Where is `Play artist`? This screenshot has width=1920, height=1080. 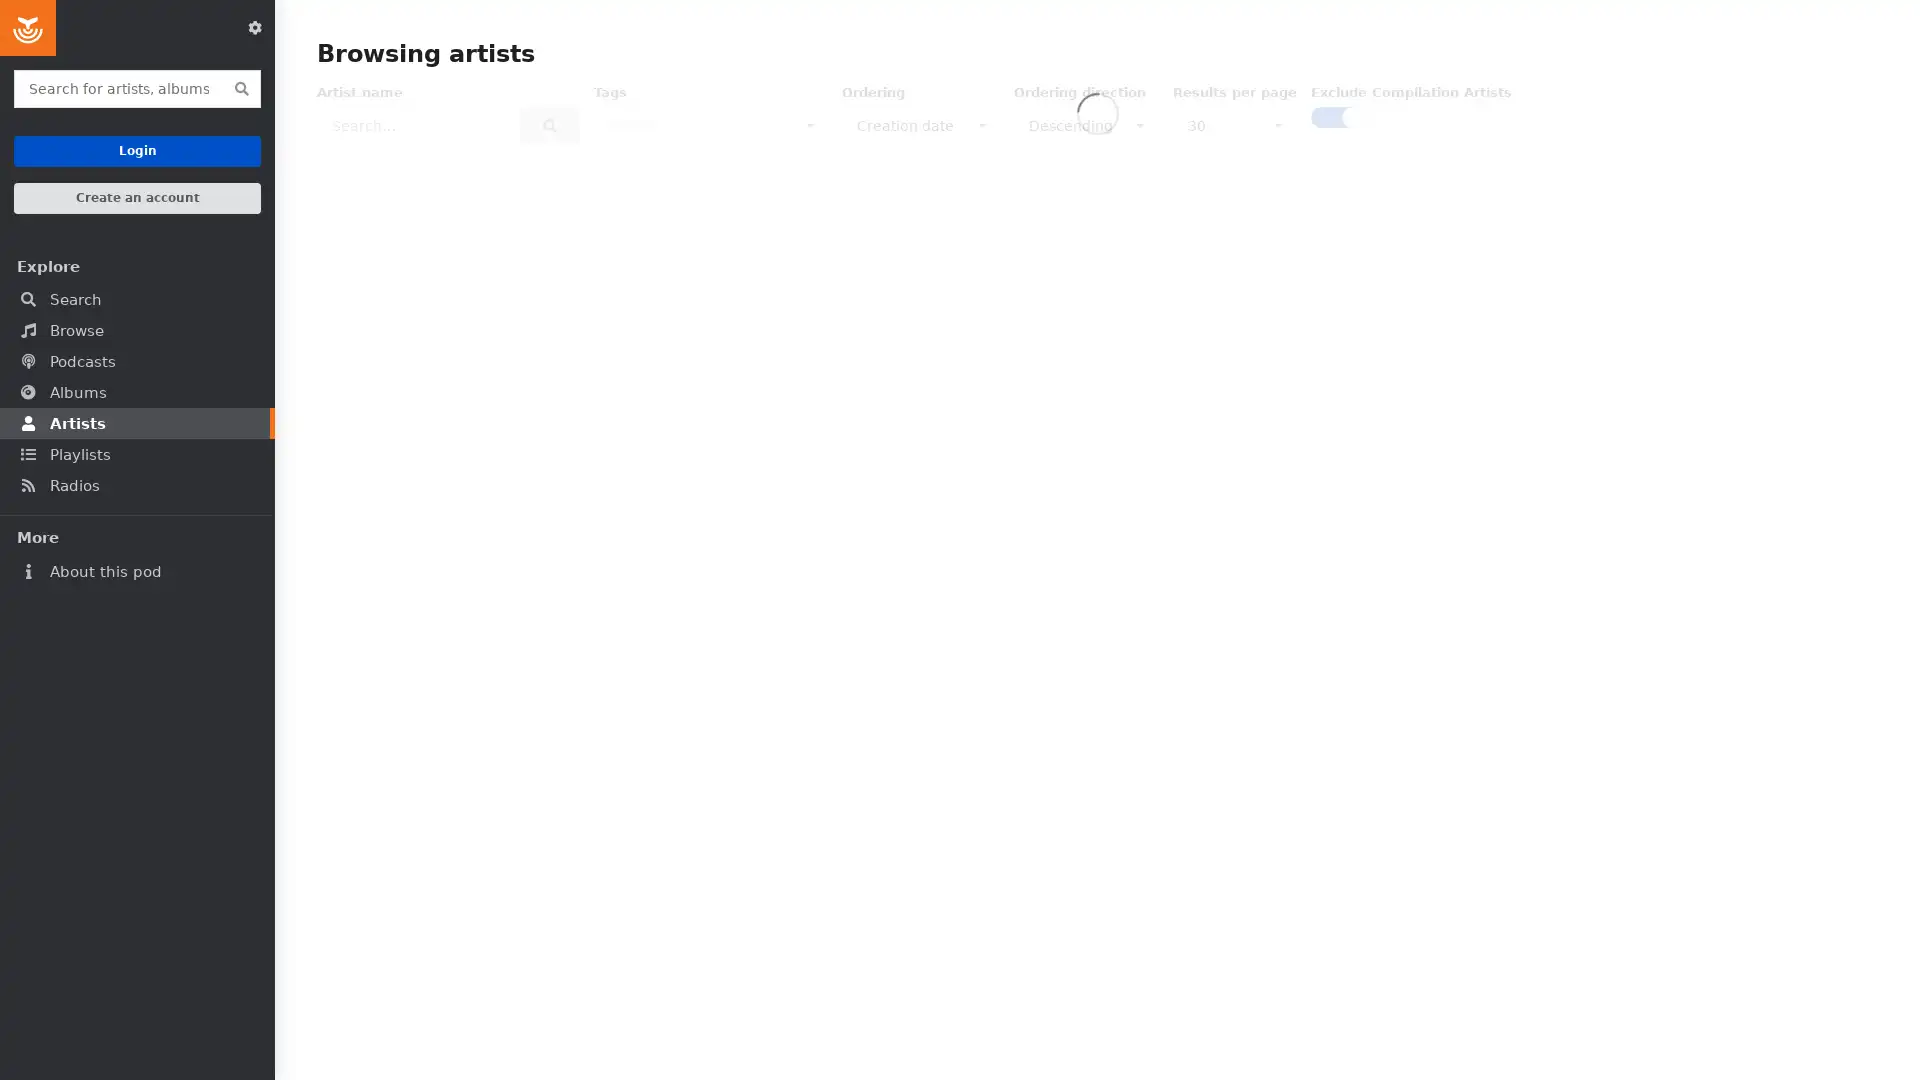
Play artist is located at coordinates (484, 342).